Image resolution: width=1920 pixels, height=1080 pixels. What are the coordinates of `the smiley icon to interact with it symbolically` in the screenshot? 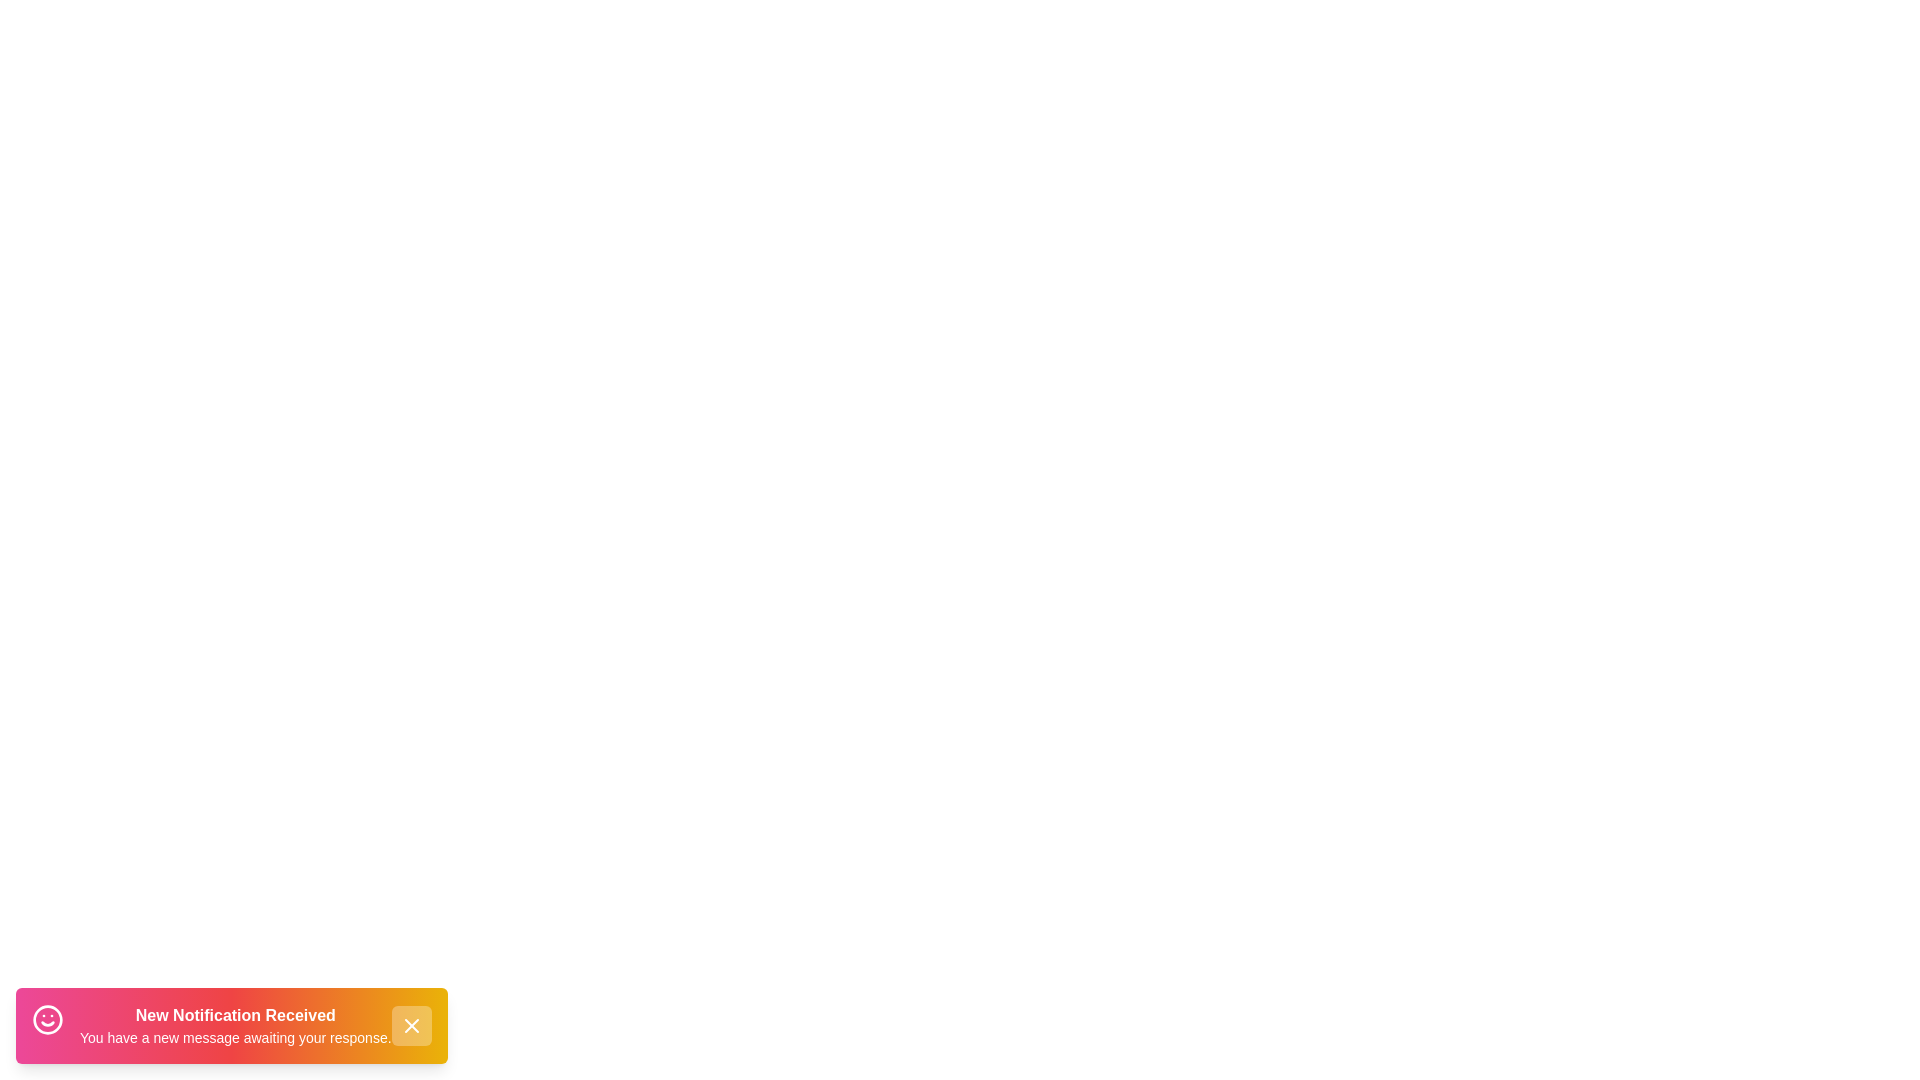 It's located at (48, 1022).